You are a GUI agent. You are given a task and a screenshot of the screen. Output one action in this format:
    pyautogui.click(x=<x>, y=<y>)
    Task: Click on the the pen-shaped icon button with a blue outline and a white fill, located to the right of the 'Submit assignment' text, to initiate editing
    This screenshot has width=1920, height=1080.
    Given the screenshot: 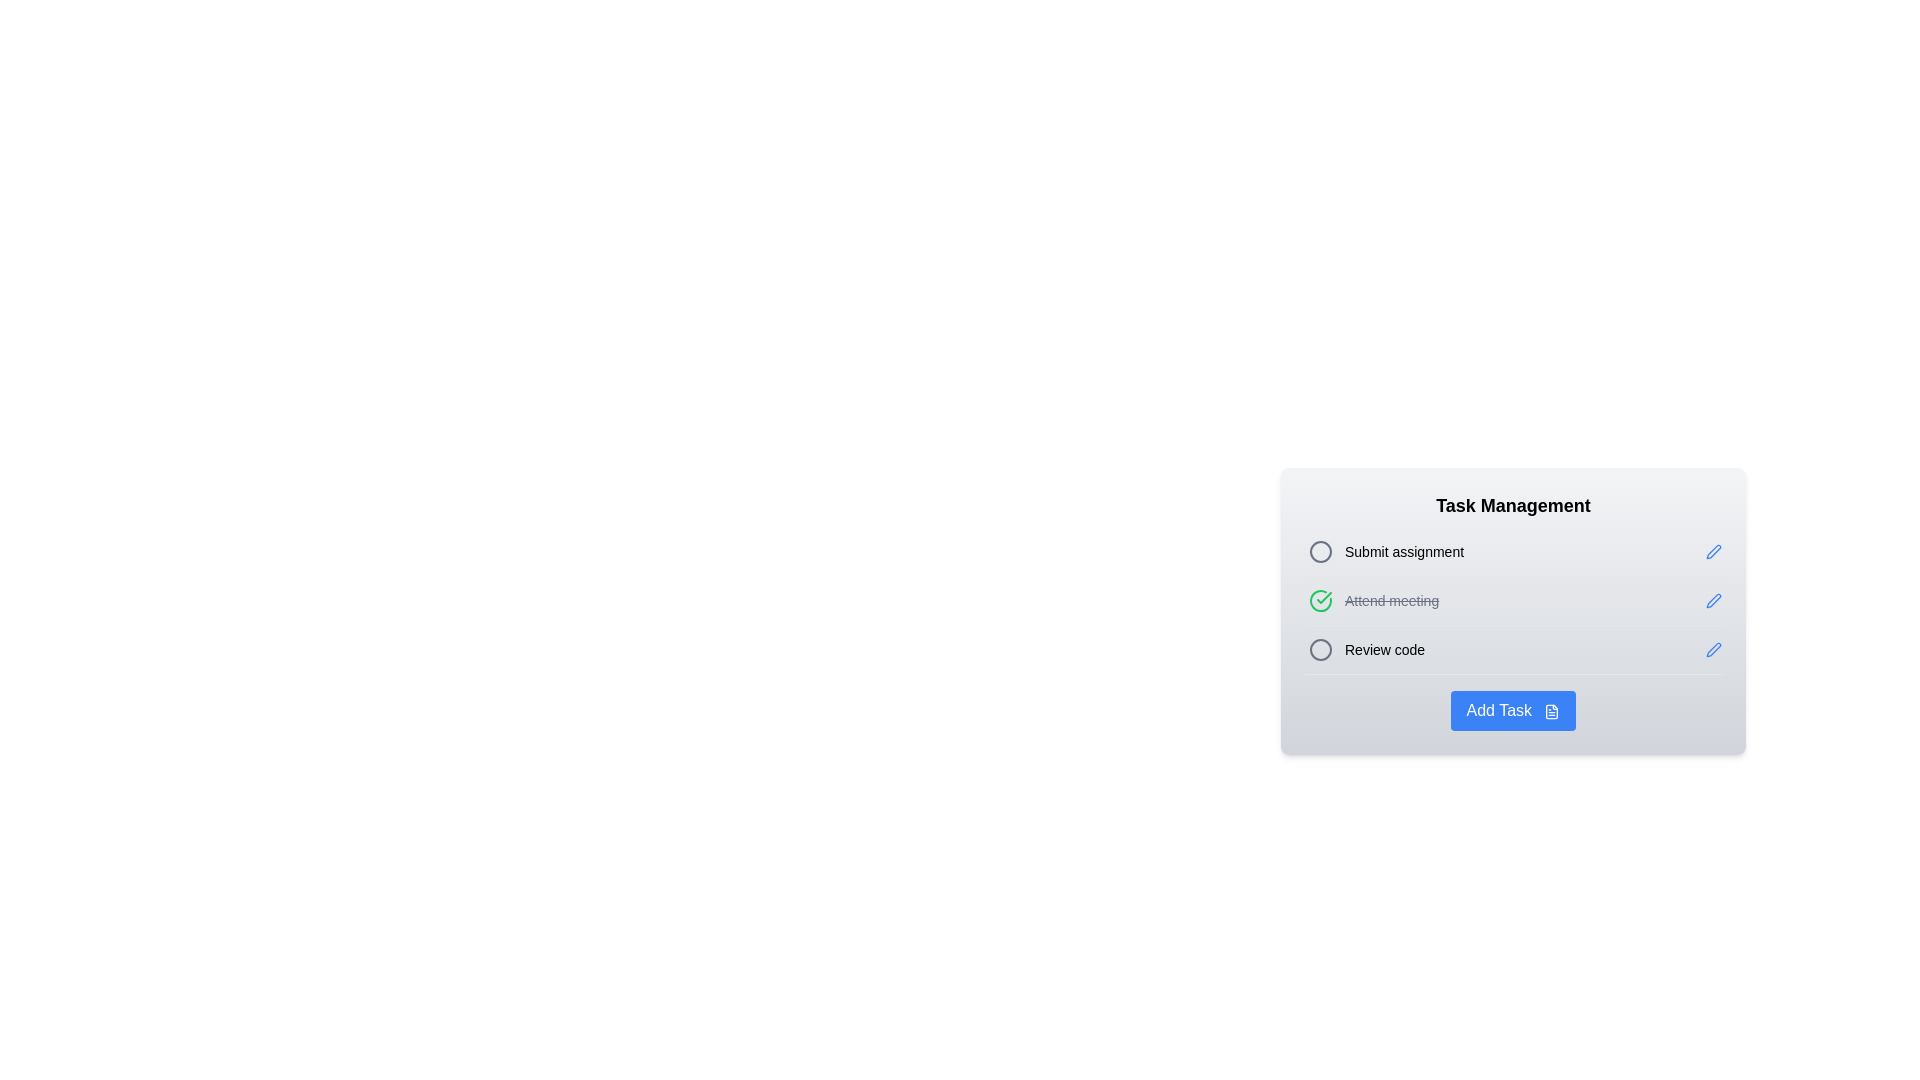 What is the action you would take?
    pyautogui.click(x=1712, y=551)
    